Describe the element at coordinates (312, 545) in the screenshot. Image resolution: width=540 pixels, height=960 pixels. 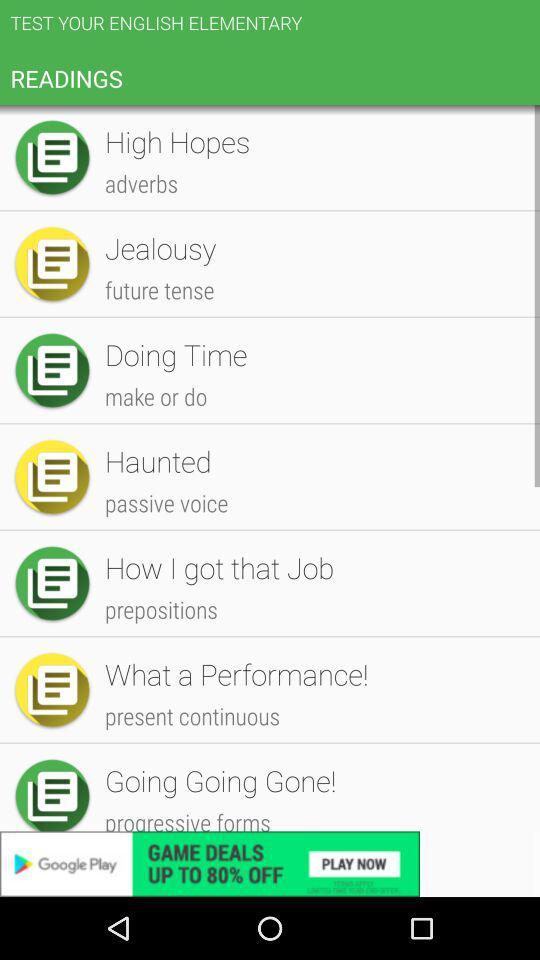
I see `app above the hangman app` at that location.